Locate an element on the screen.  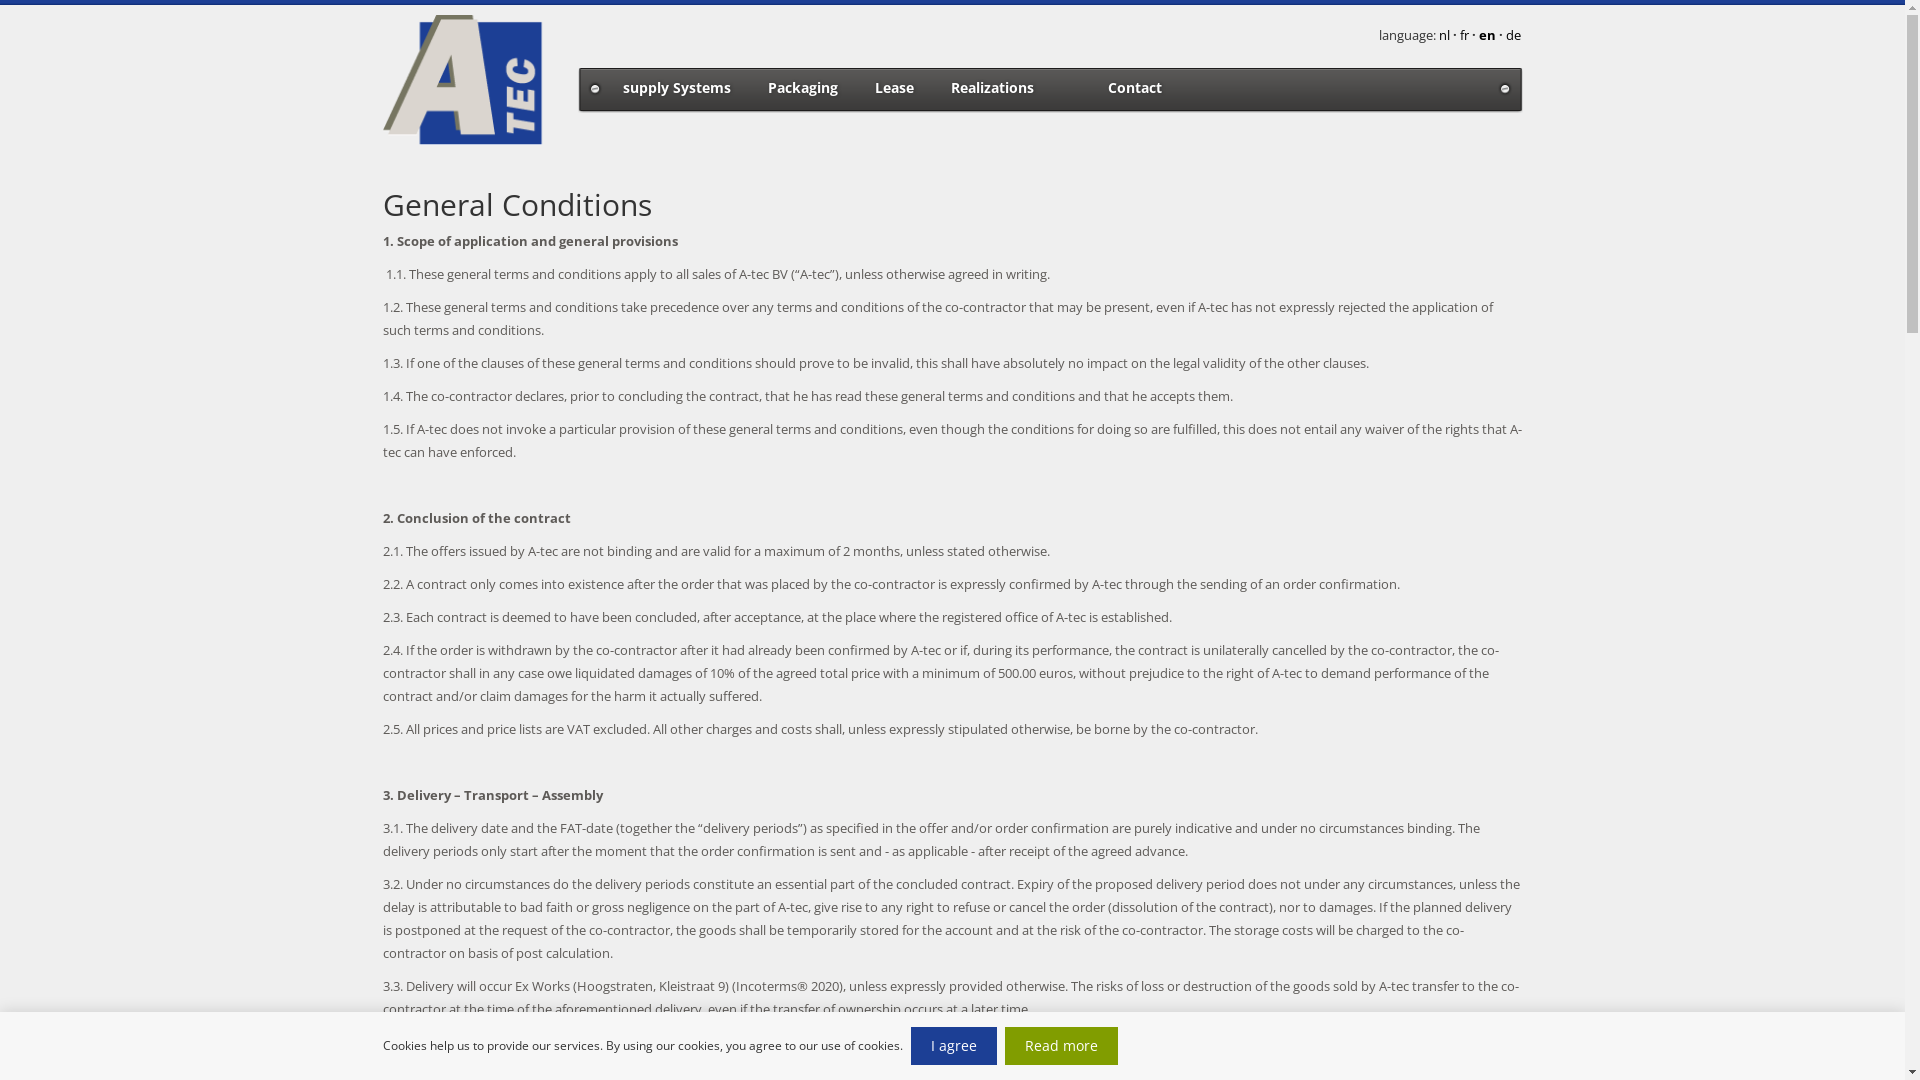
'fr' is located at coordinates (1459, 34).